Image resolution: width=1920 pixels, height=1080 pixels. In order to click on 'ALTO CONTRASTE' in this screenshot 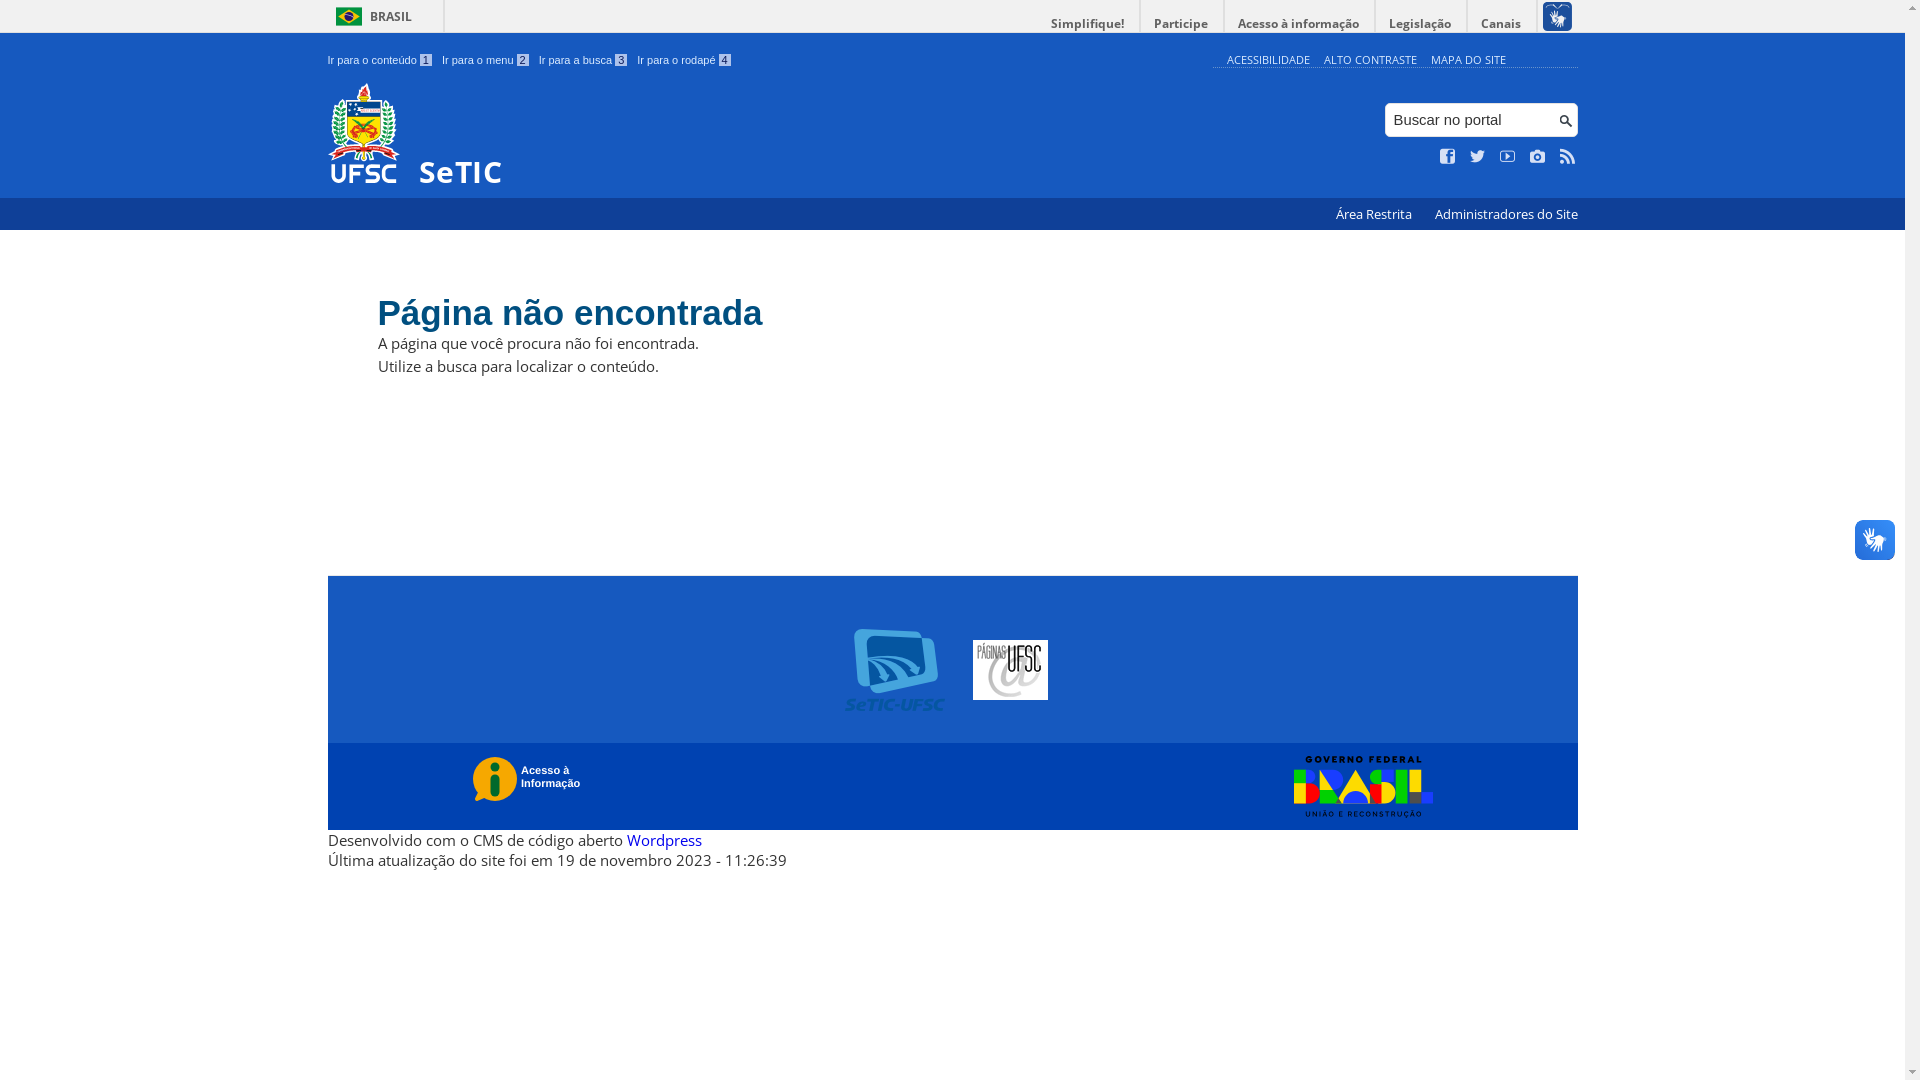, I will do `click(1324, 58)`.